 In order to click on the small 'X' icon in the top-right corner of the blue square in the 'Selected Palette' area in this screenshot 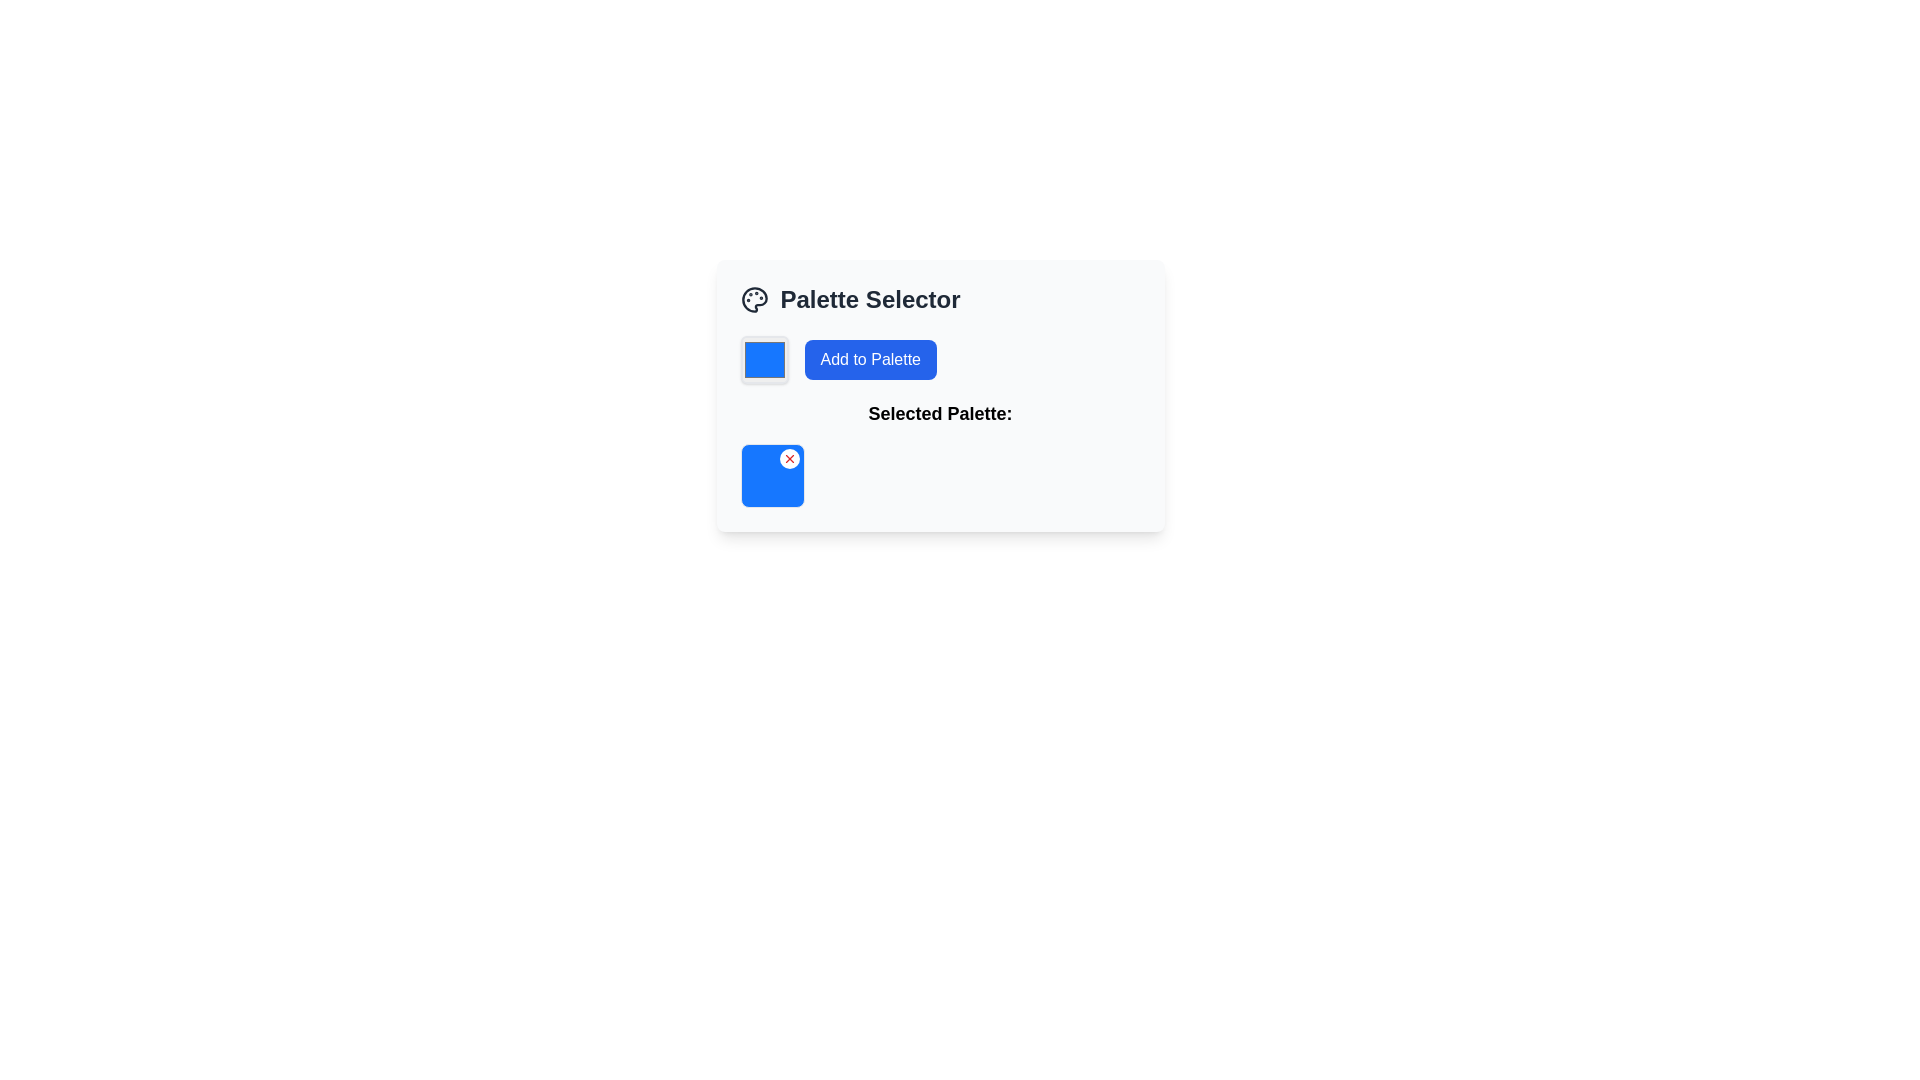, I will do `click(788, 459)`.